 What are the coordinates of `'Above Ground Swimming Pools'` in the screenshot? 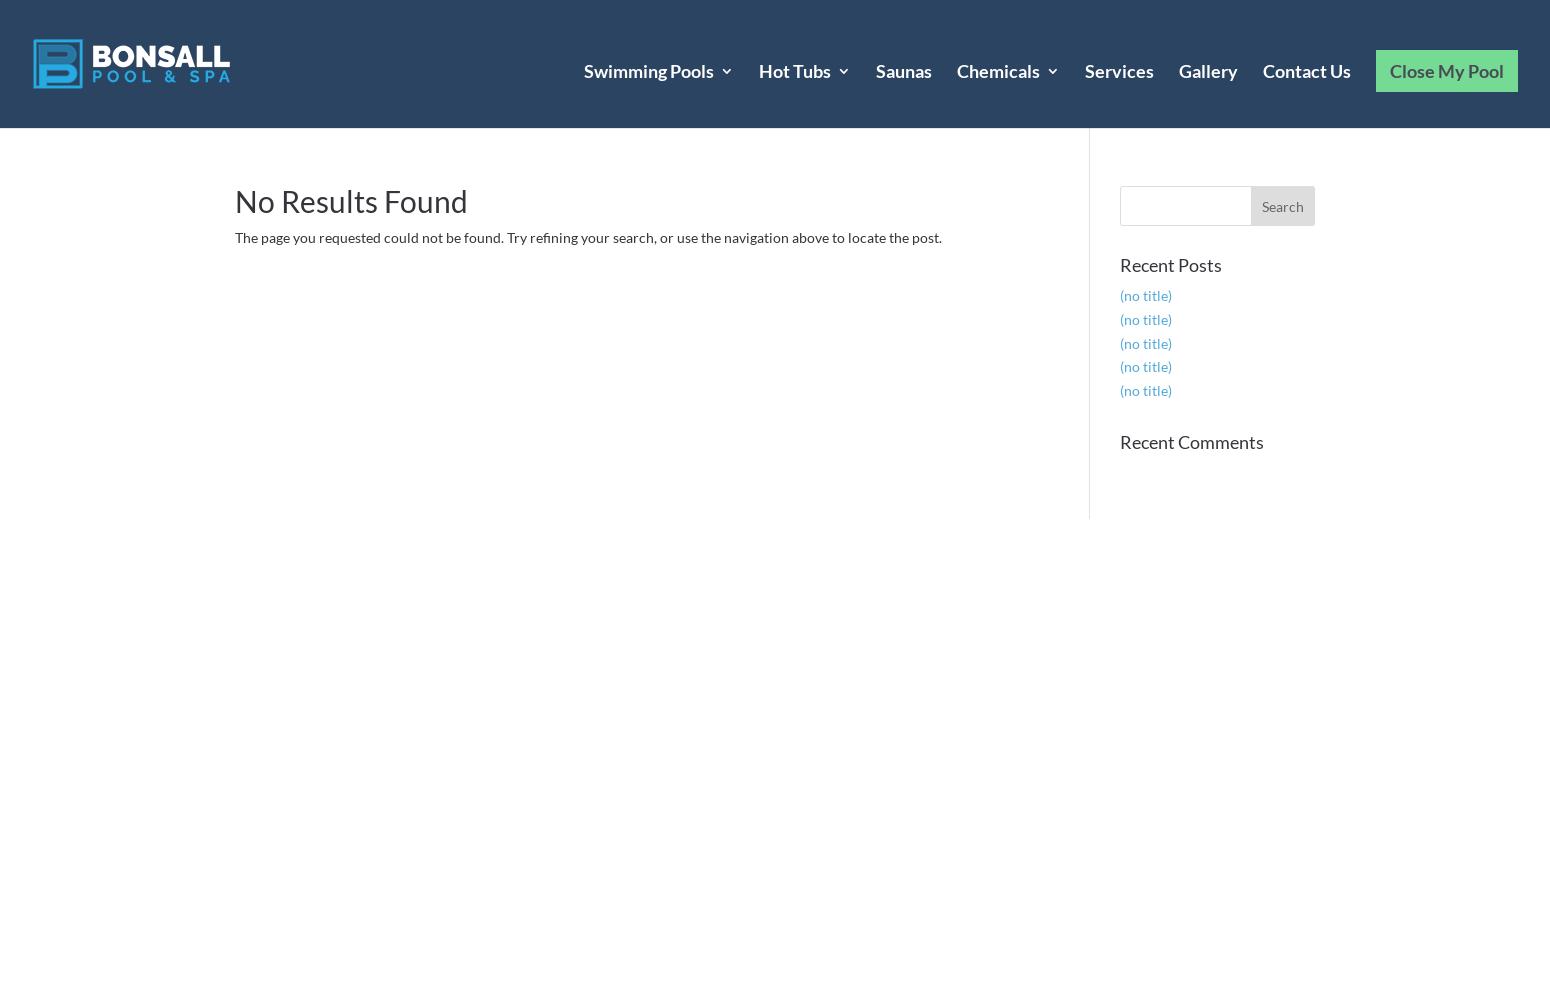 It's located at (687, 253).